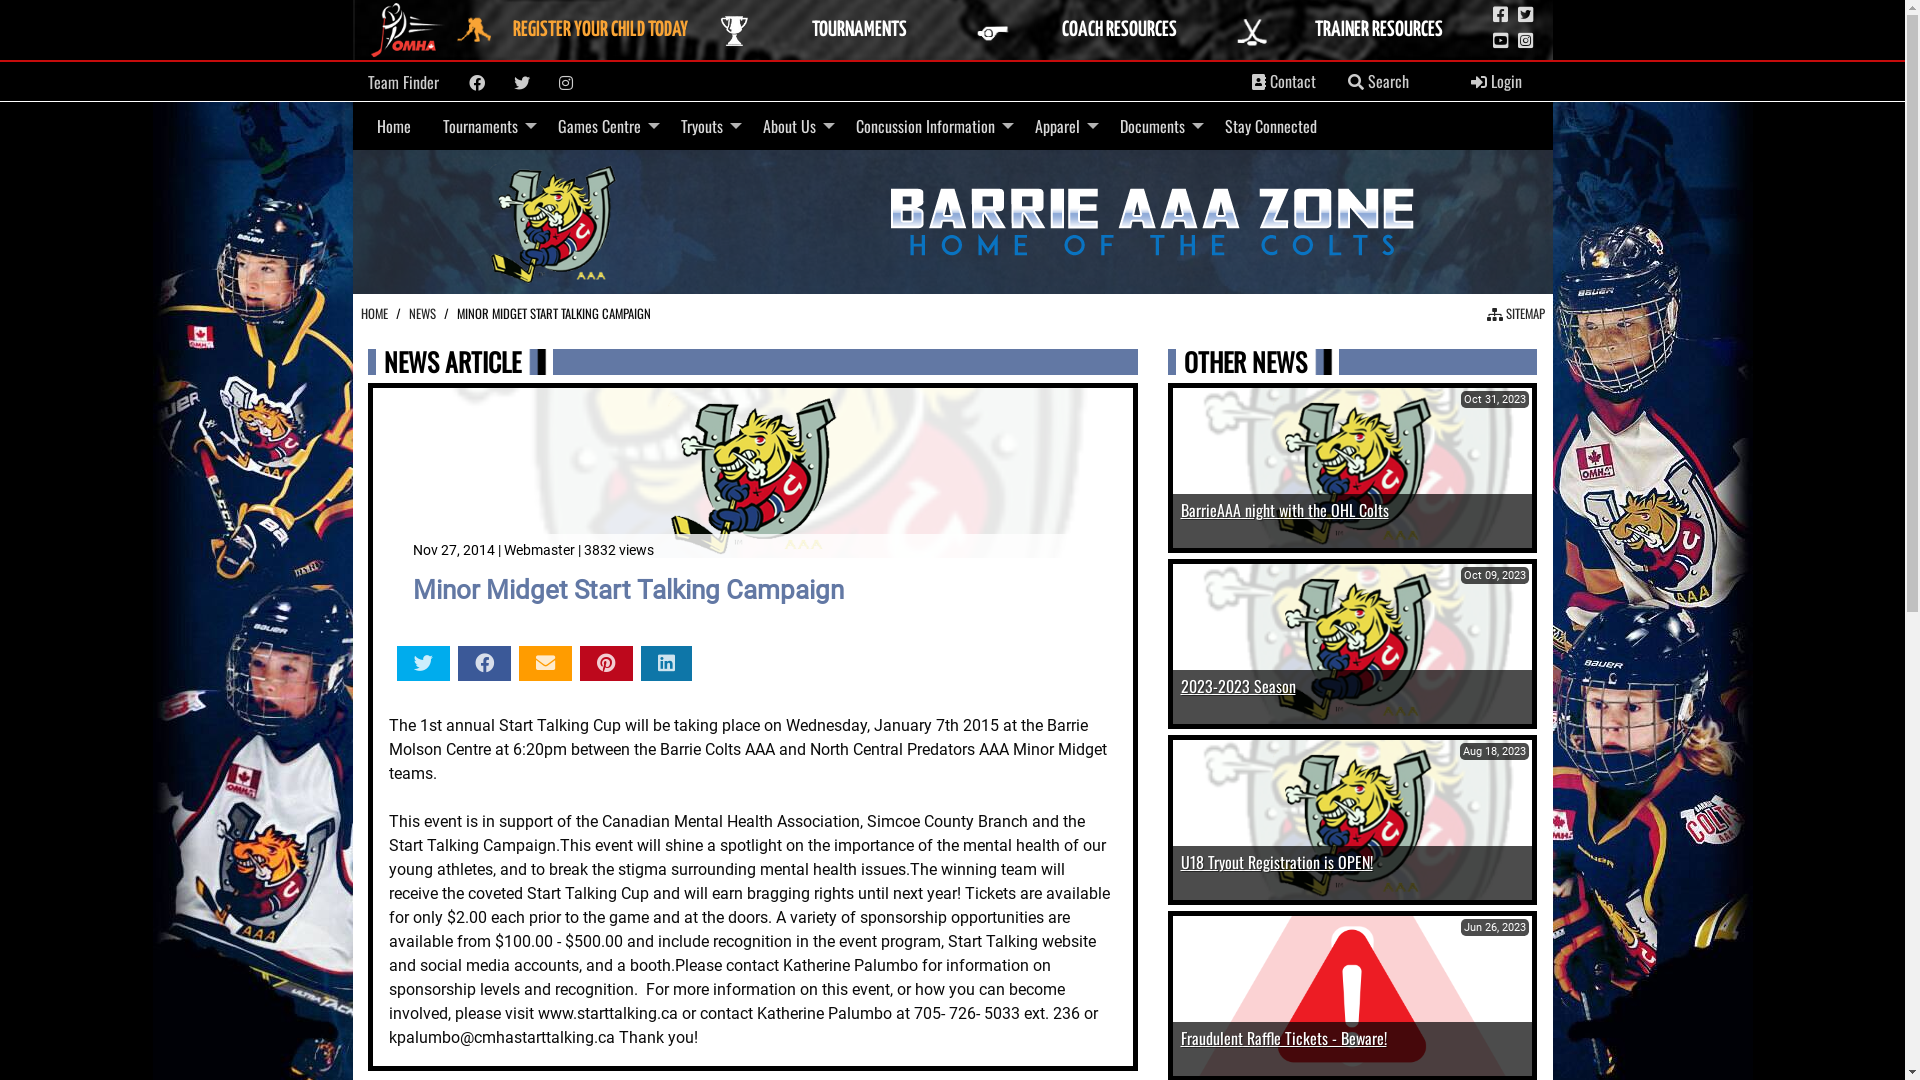  I want to click on 'Contacts', so click(1257, 80).